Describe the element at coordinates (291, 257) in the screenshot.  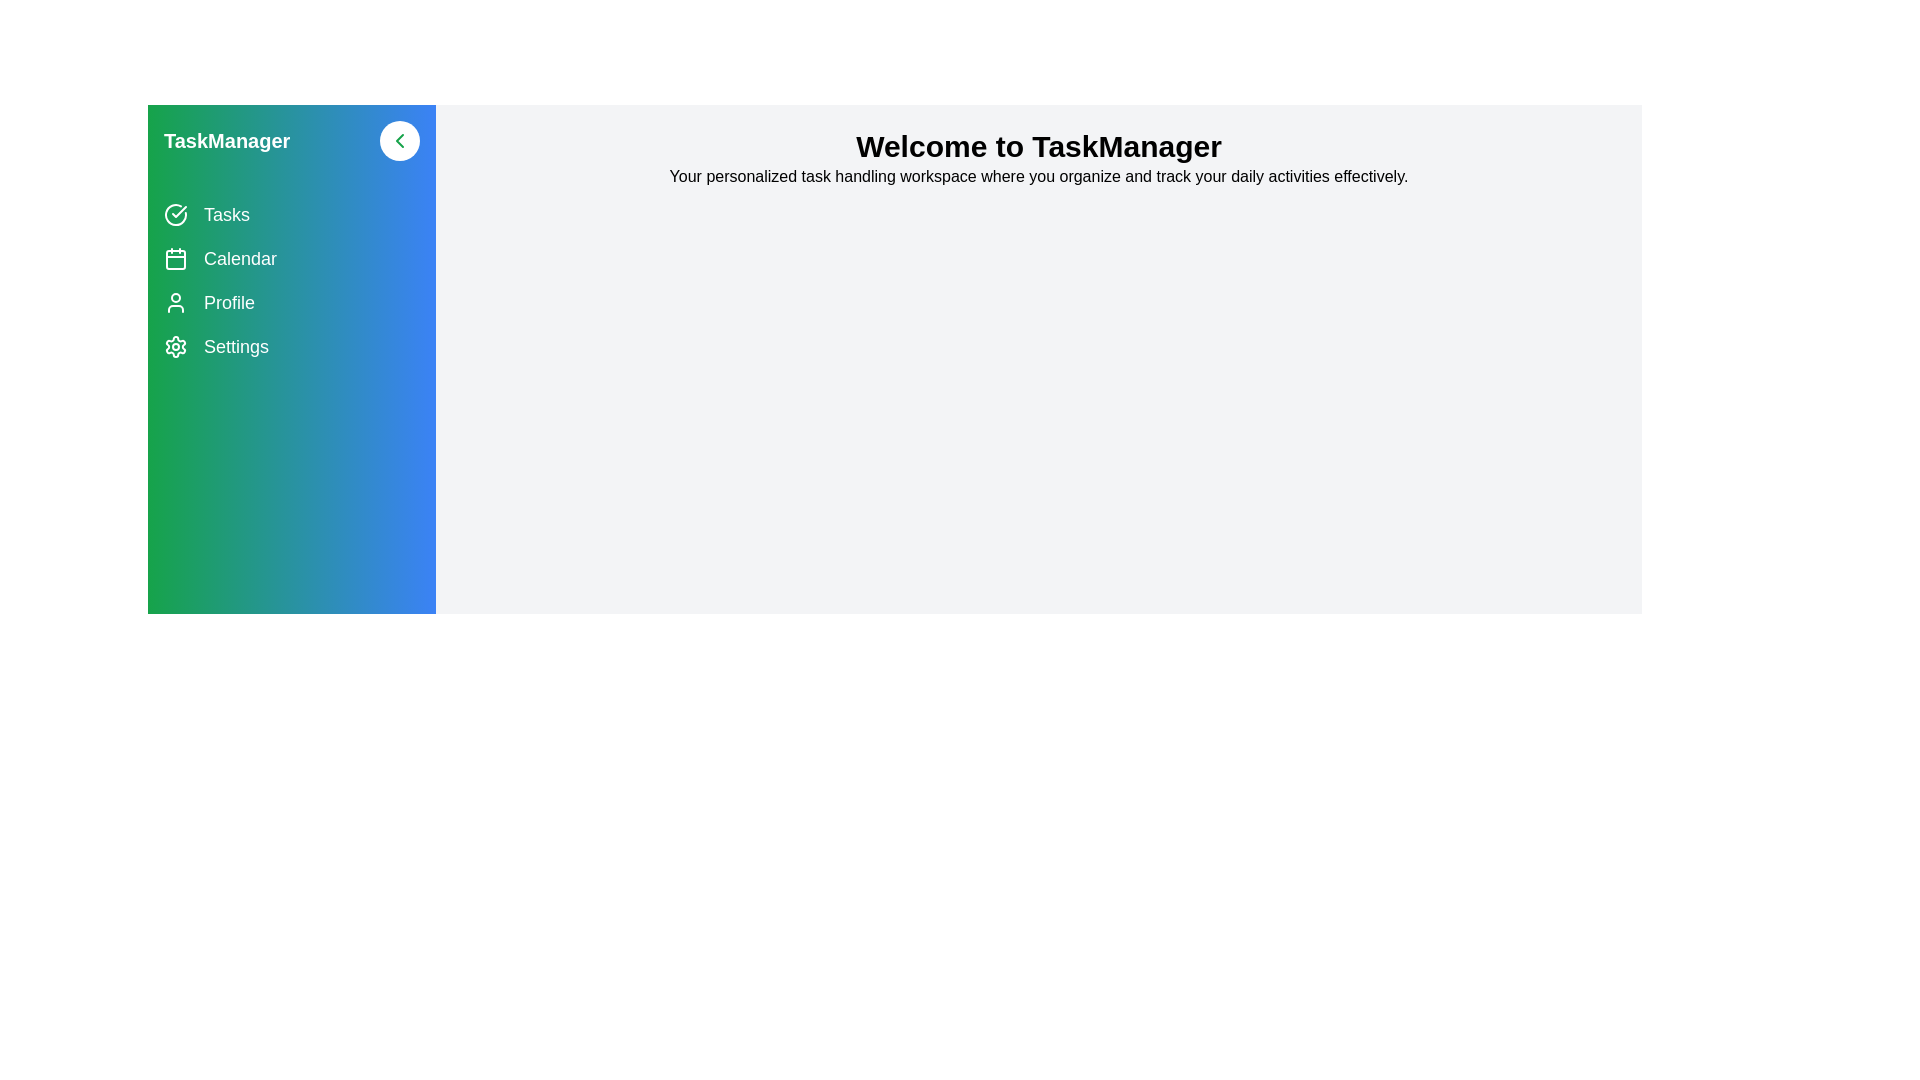
I see `the navigation item Calendar to observe its hover effect` at that location.